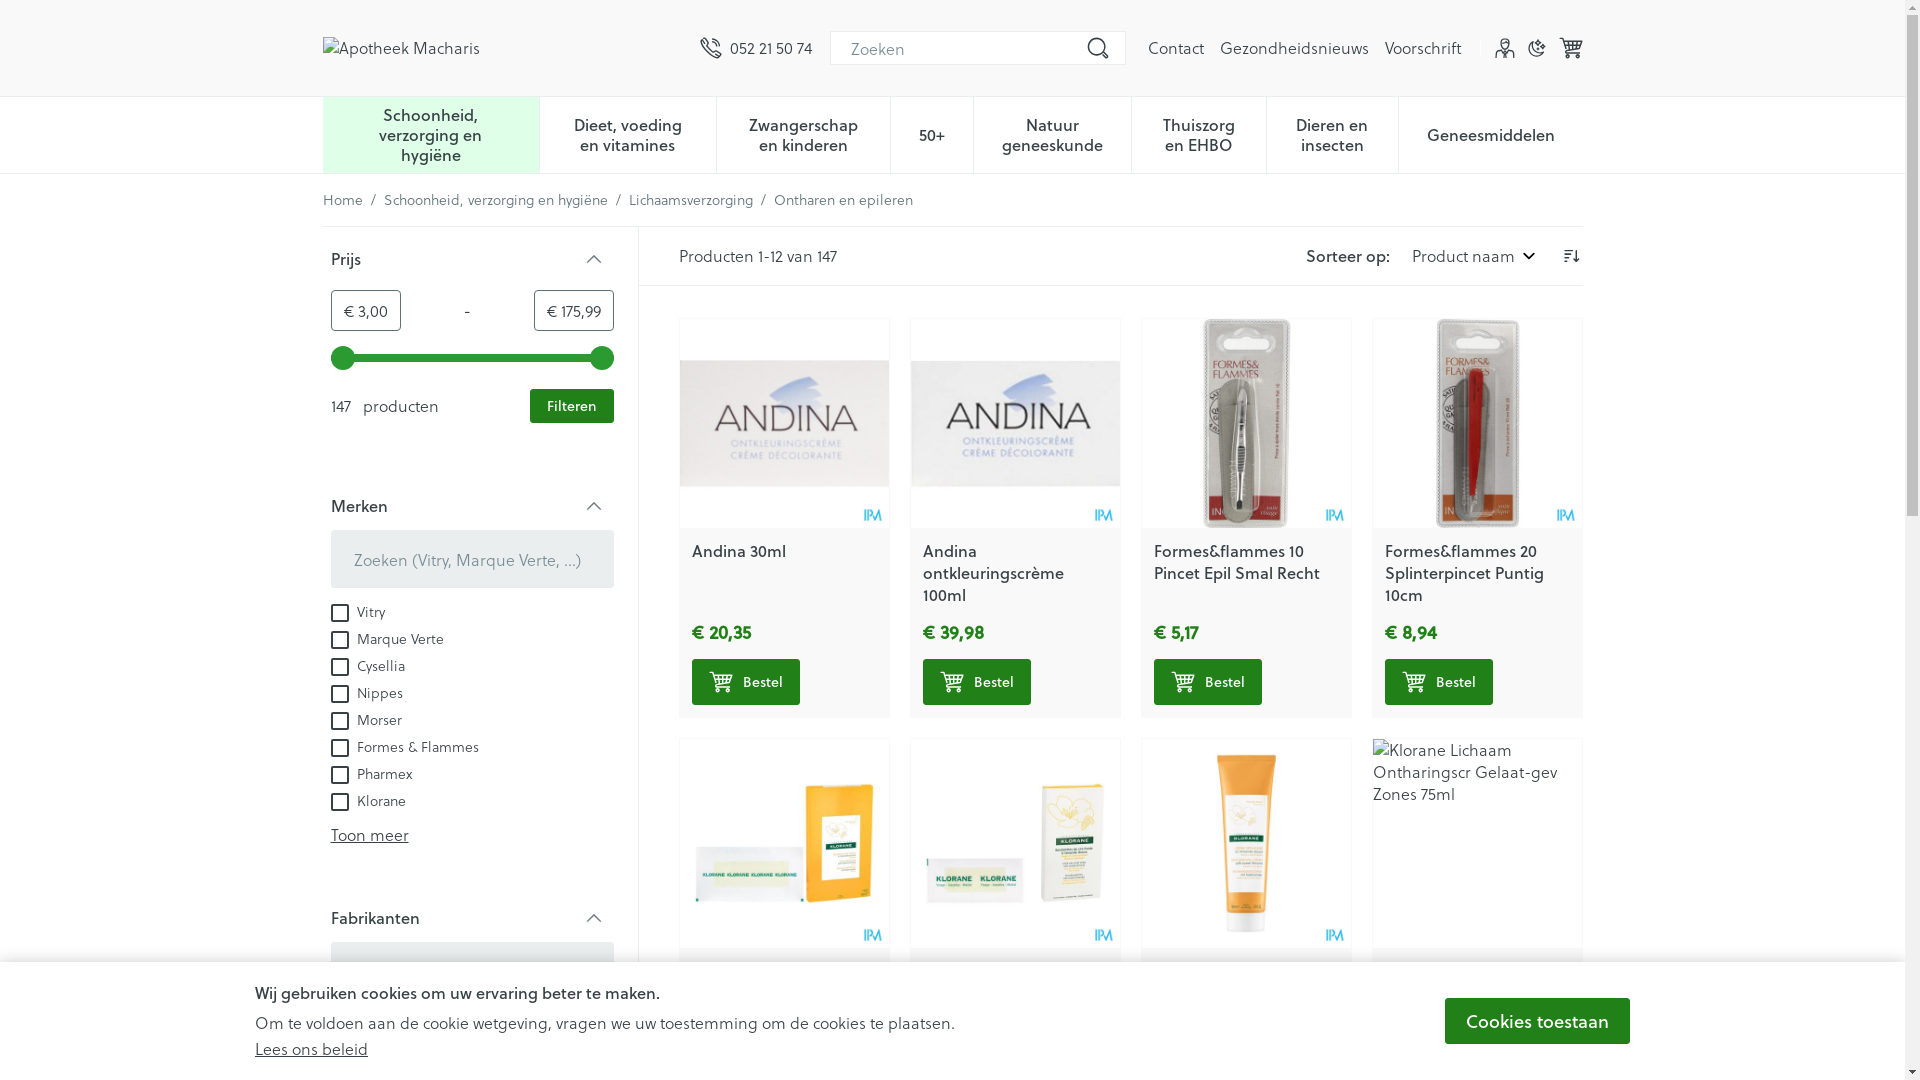 This screenshot has height=1080, width=1920. Describe the element at coordinates (539, 132) in the screenshot. I see `'Dieet, voeding en vitamines'` at that location.